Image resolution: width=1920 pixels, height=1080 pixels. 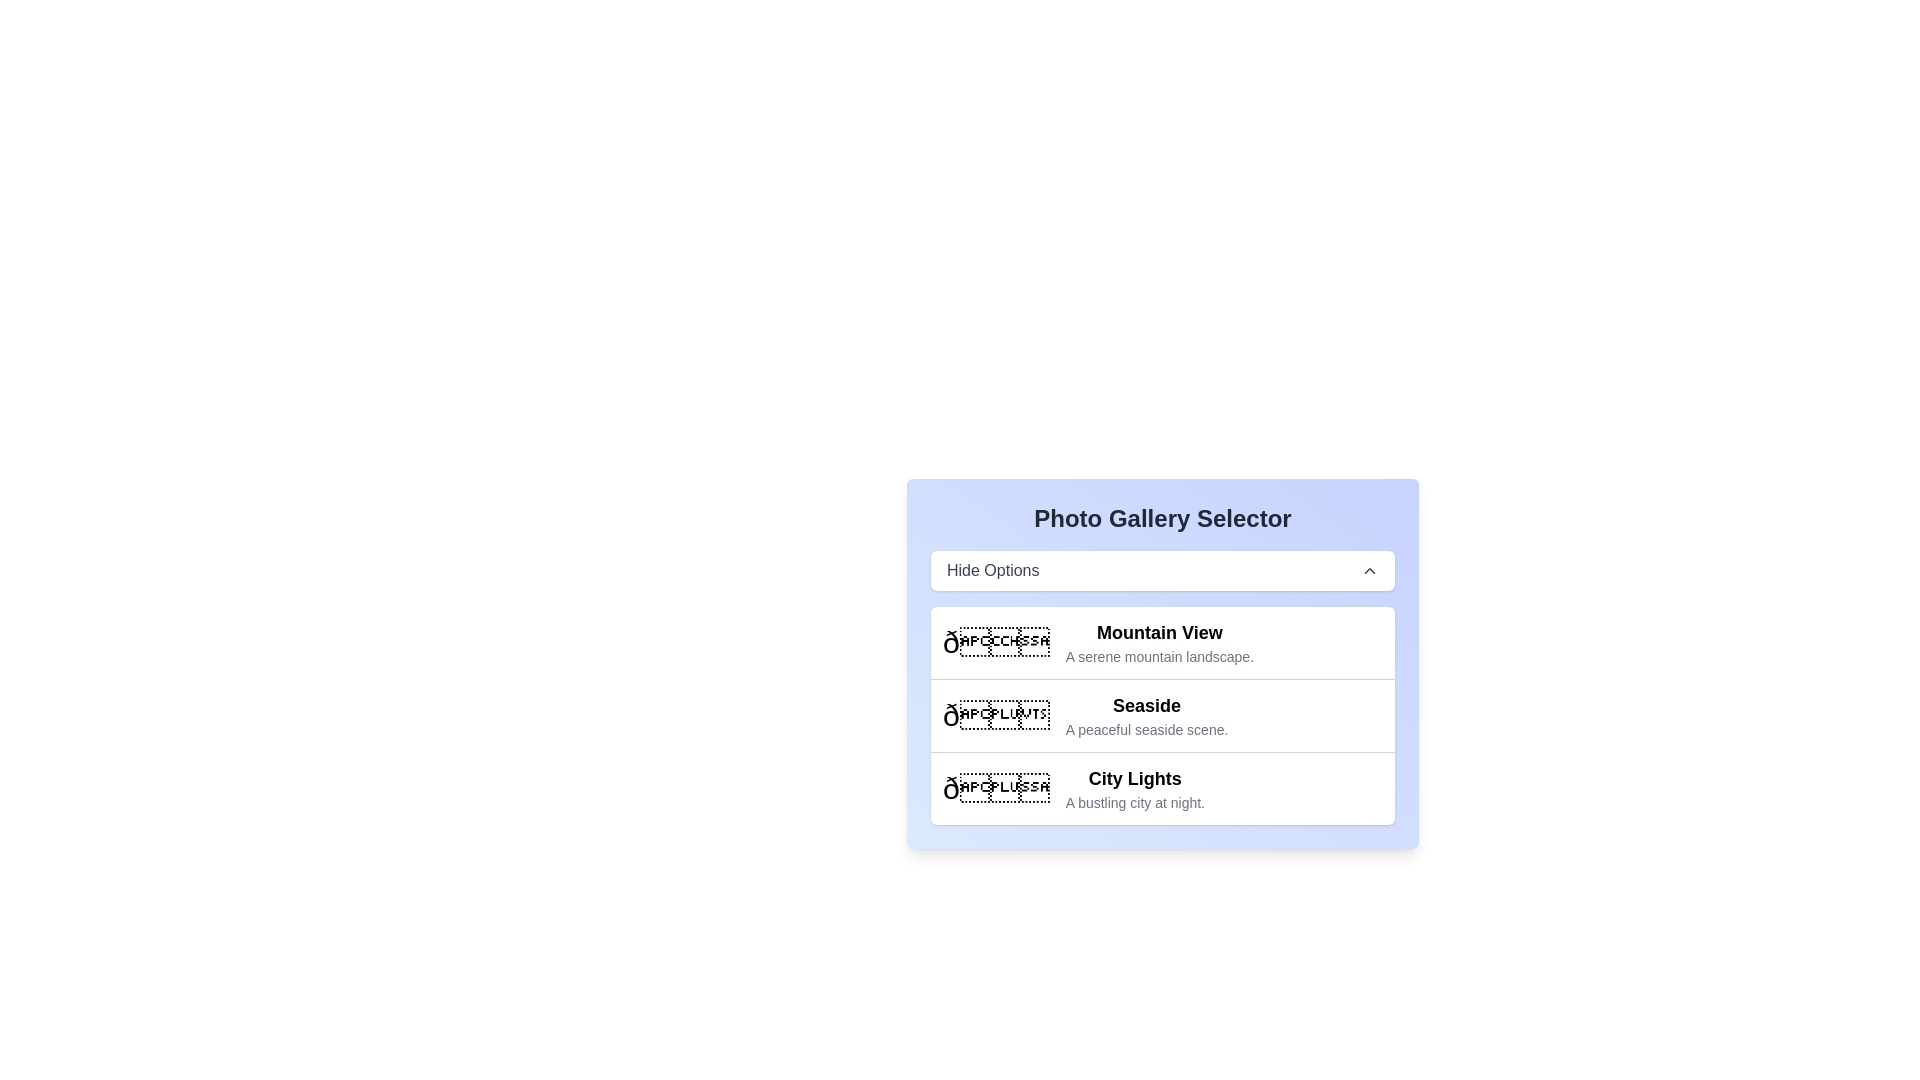 I want to click on text content of the descriptive text label positioned below 'City Lights' in the Photo Gallery Selector interface, so click(x=1135, y=801).